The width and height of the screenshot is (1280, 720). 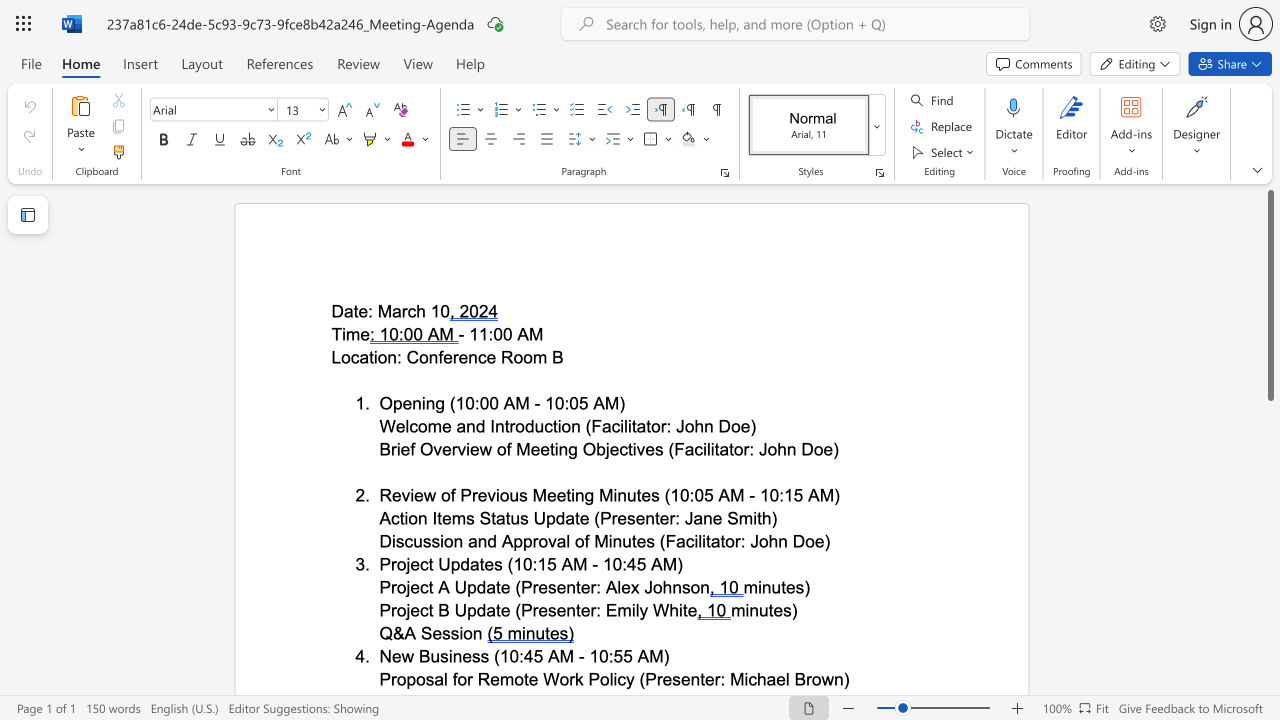 What do you see at coordinates (717, 517) in the screenshot?
I see `the 6th character "e" in the text` at bounding box center [717, 517].